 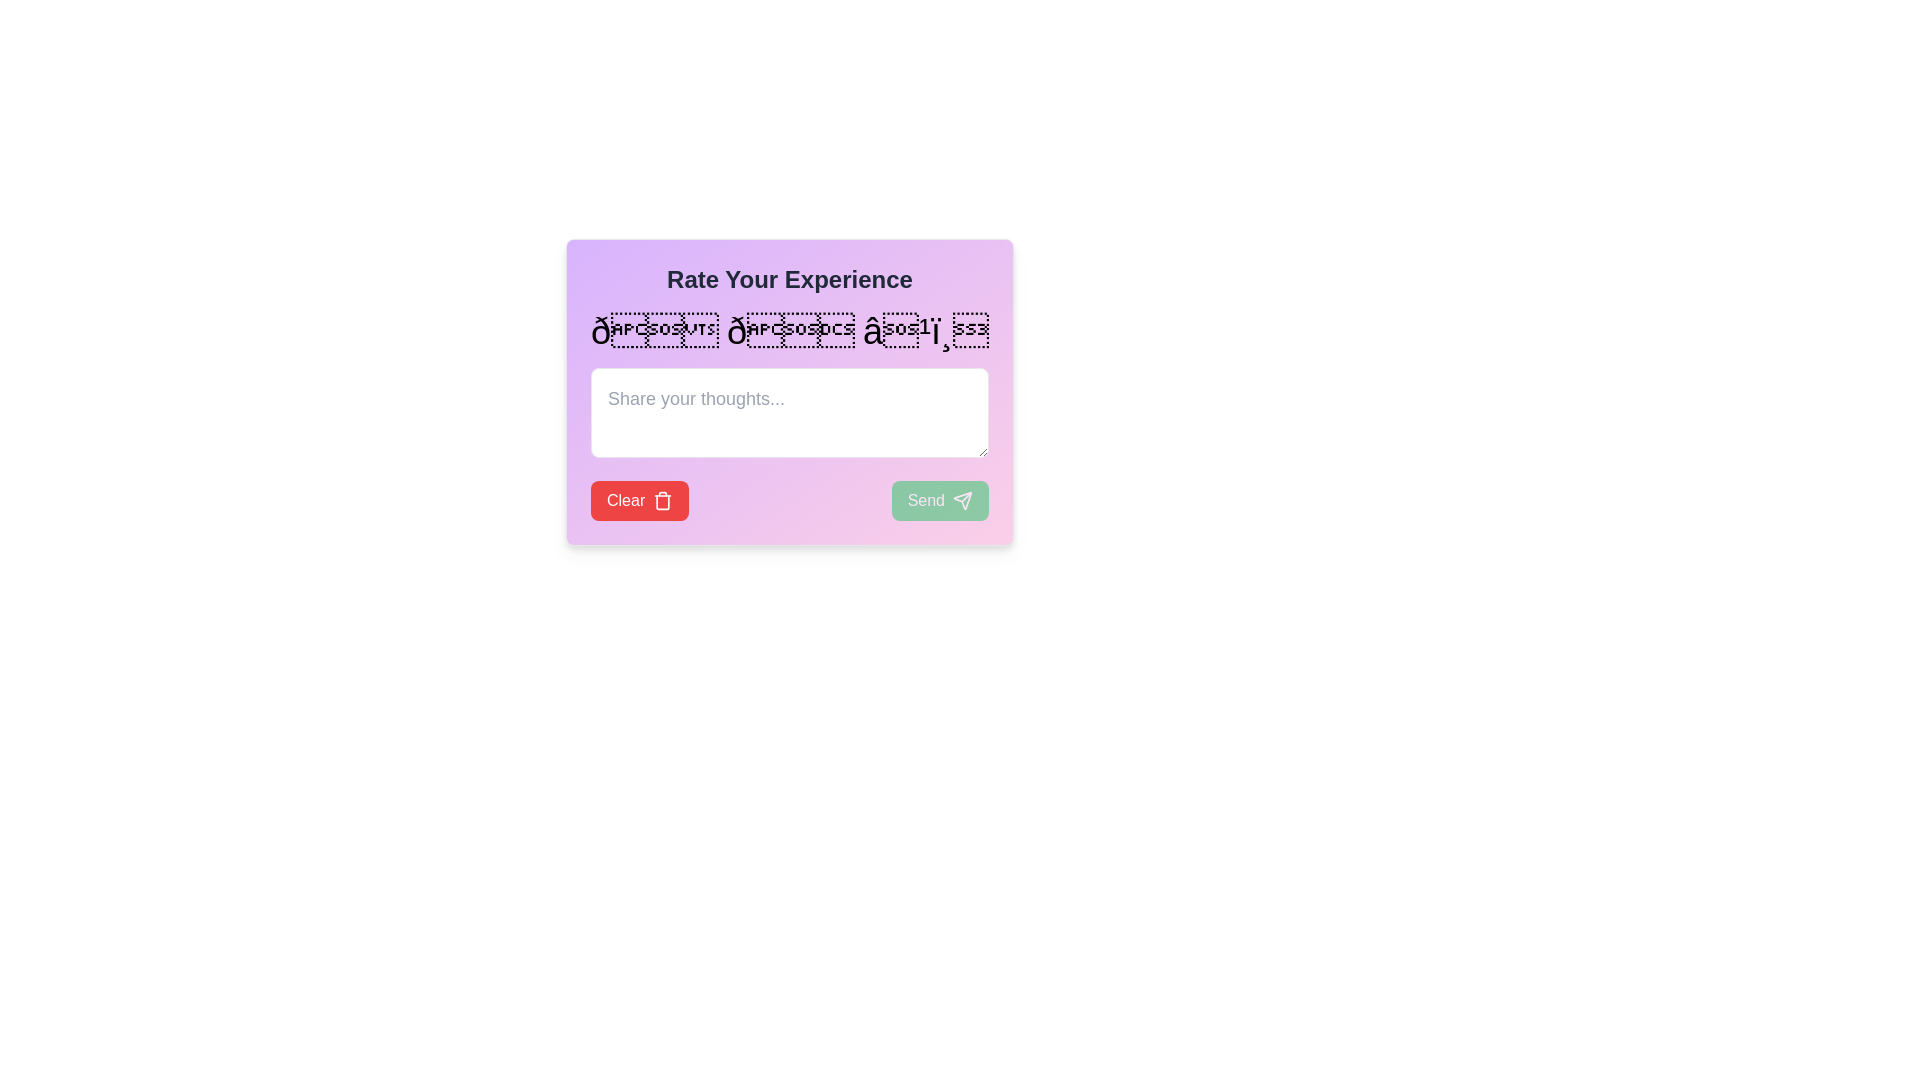 I want to click on the neutral expression icon, which is the third button in a row of three face icons used for feedback or rating, so click(x=925, y=330).